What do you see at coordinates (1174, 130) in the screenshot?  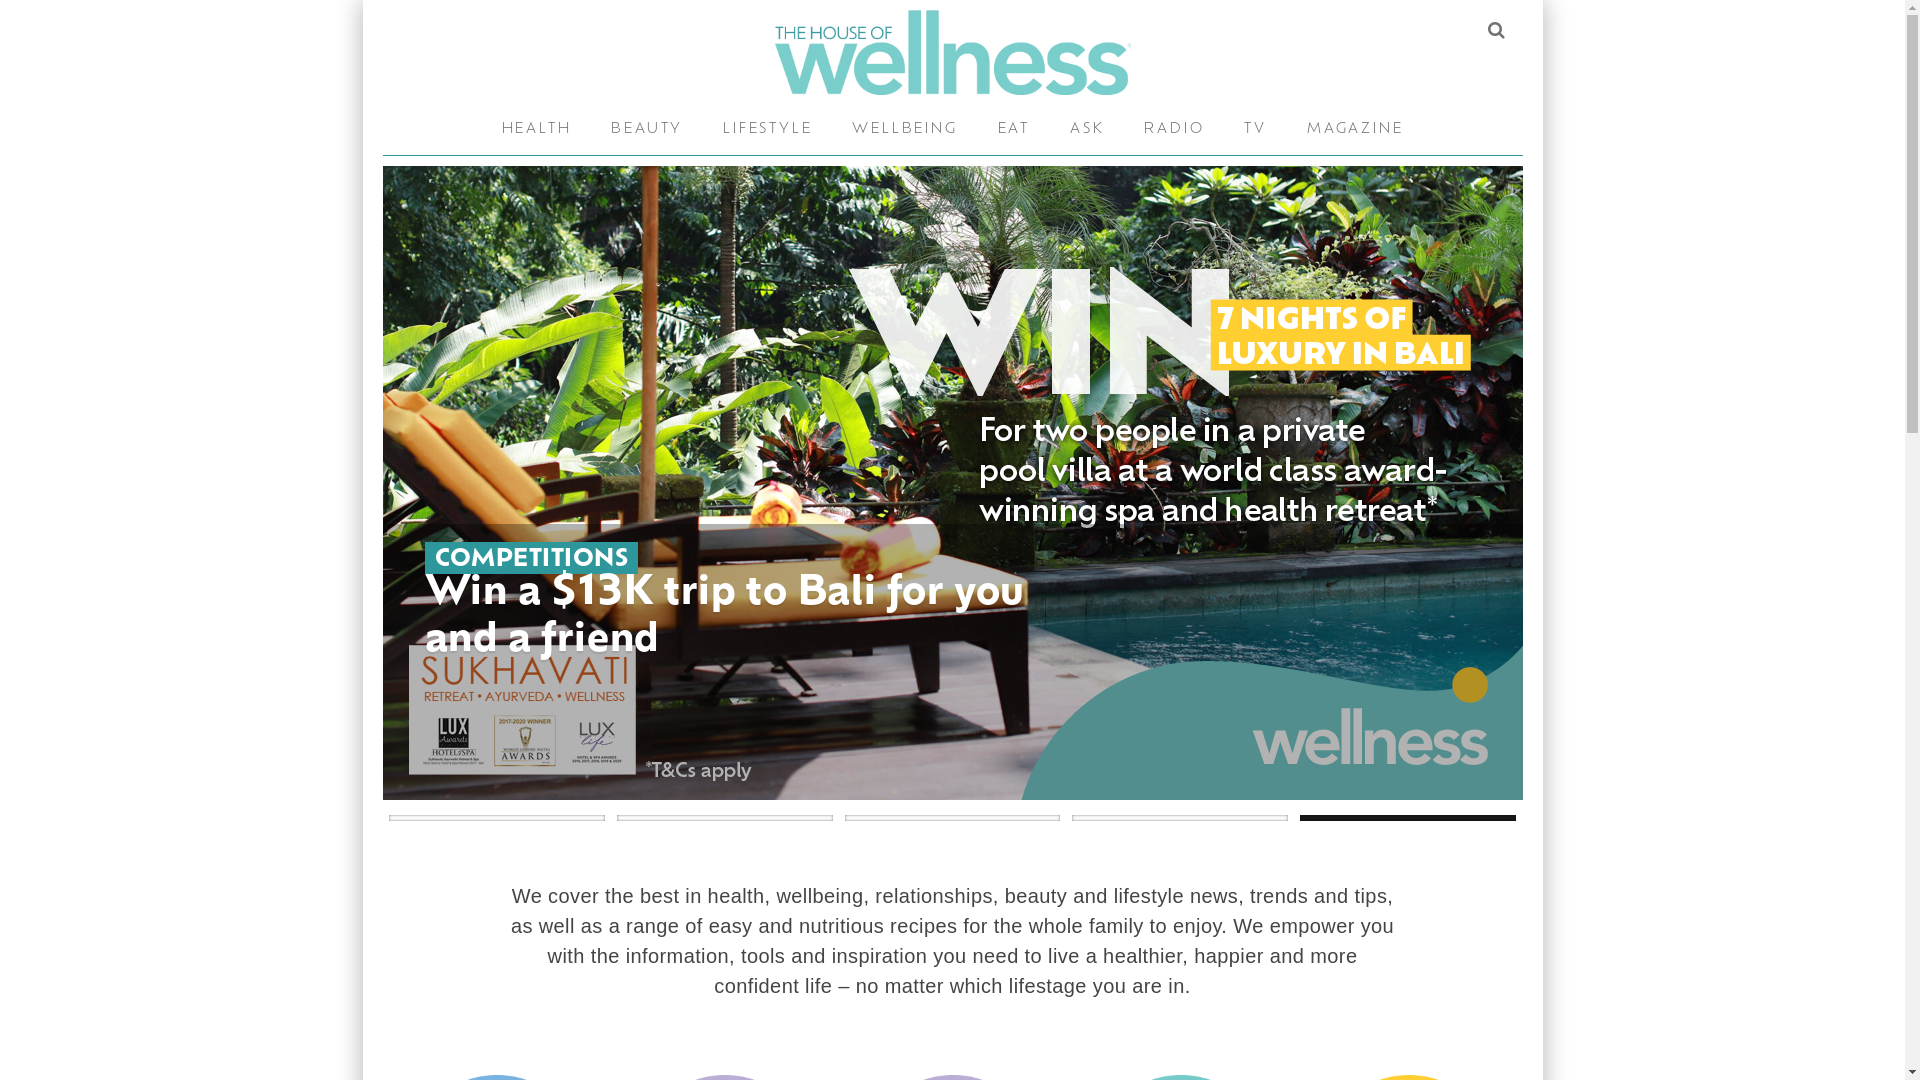 I see `'RADIO'` at bounding box center [1174, 130].